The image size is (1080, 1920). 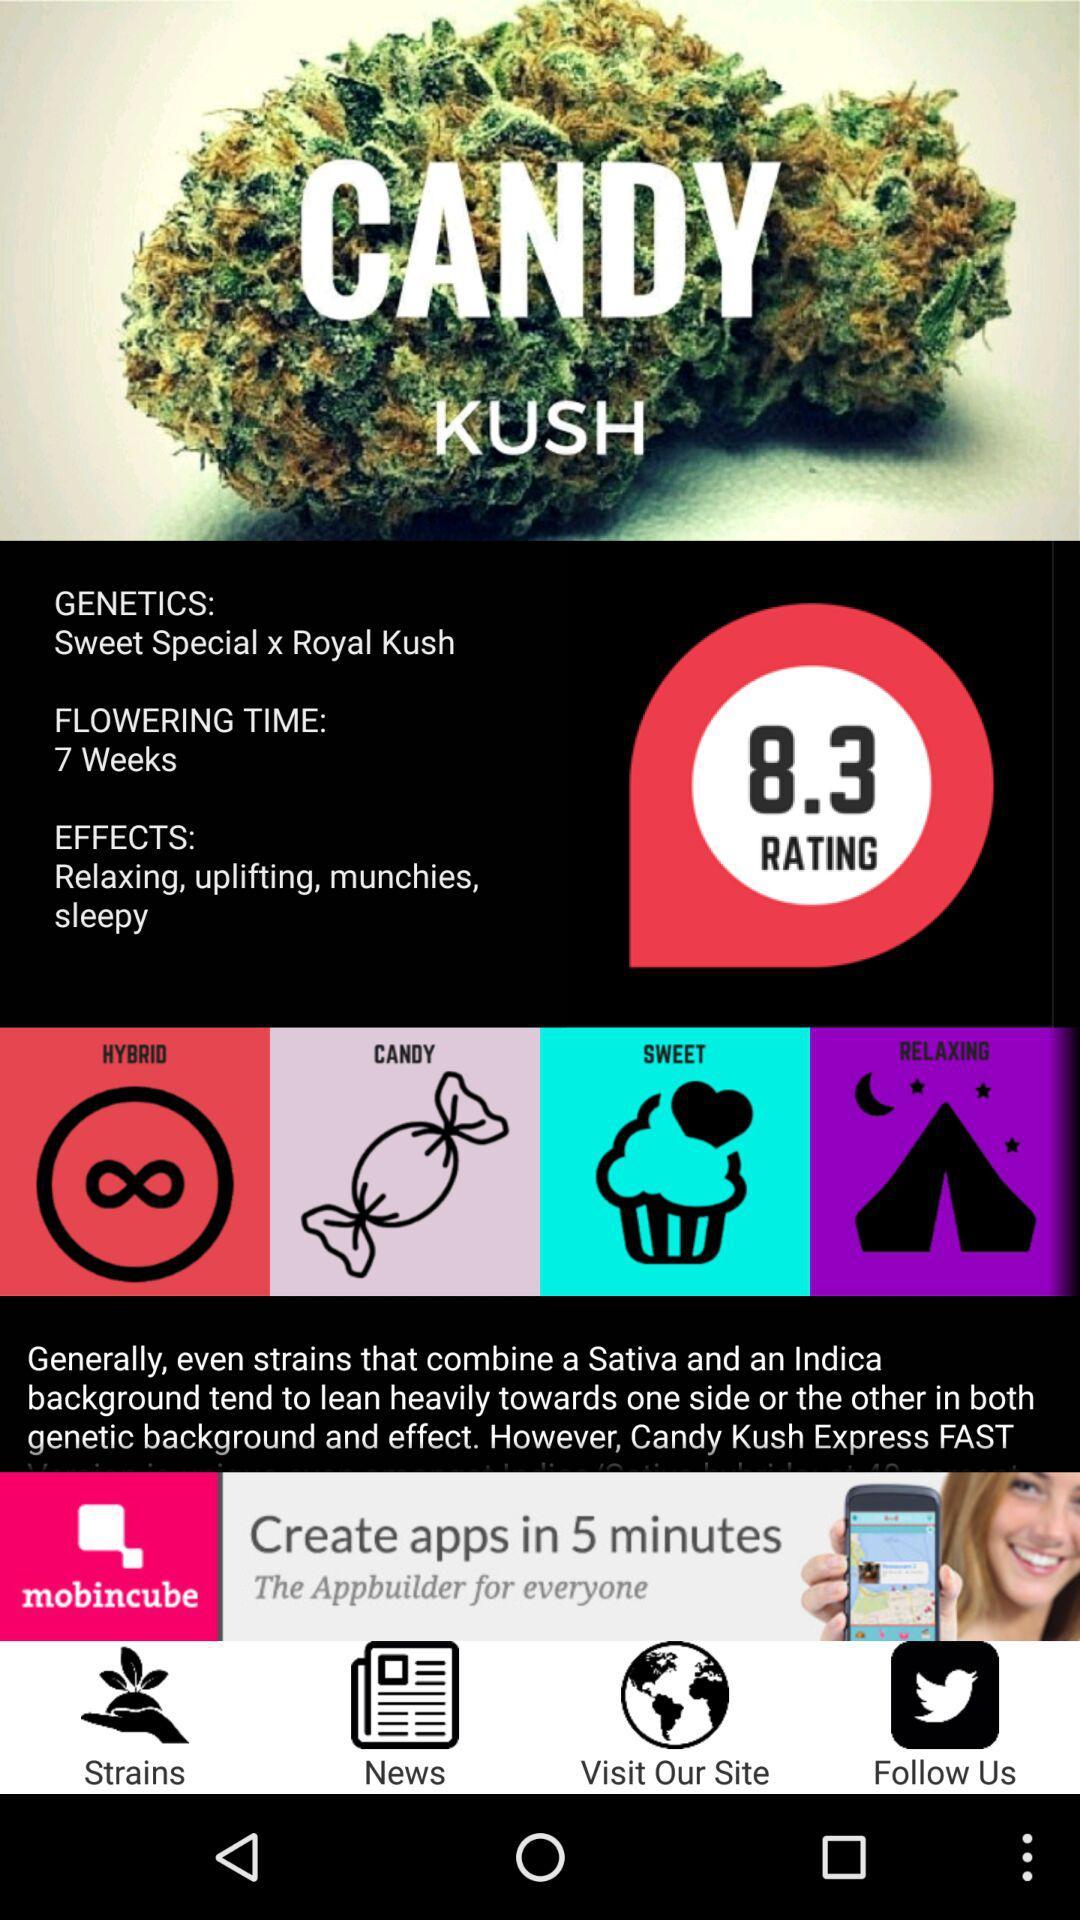 What do you see at coordinates (540, 1555) in the screenshot?
I see `visit advertisement` at bounding box center [540, 1555].